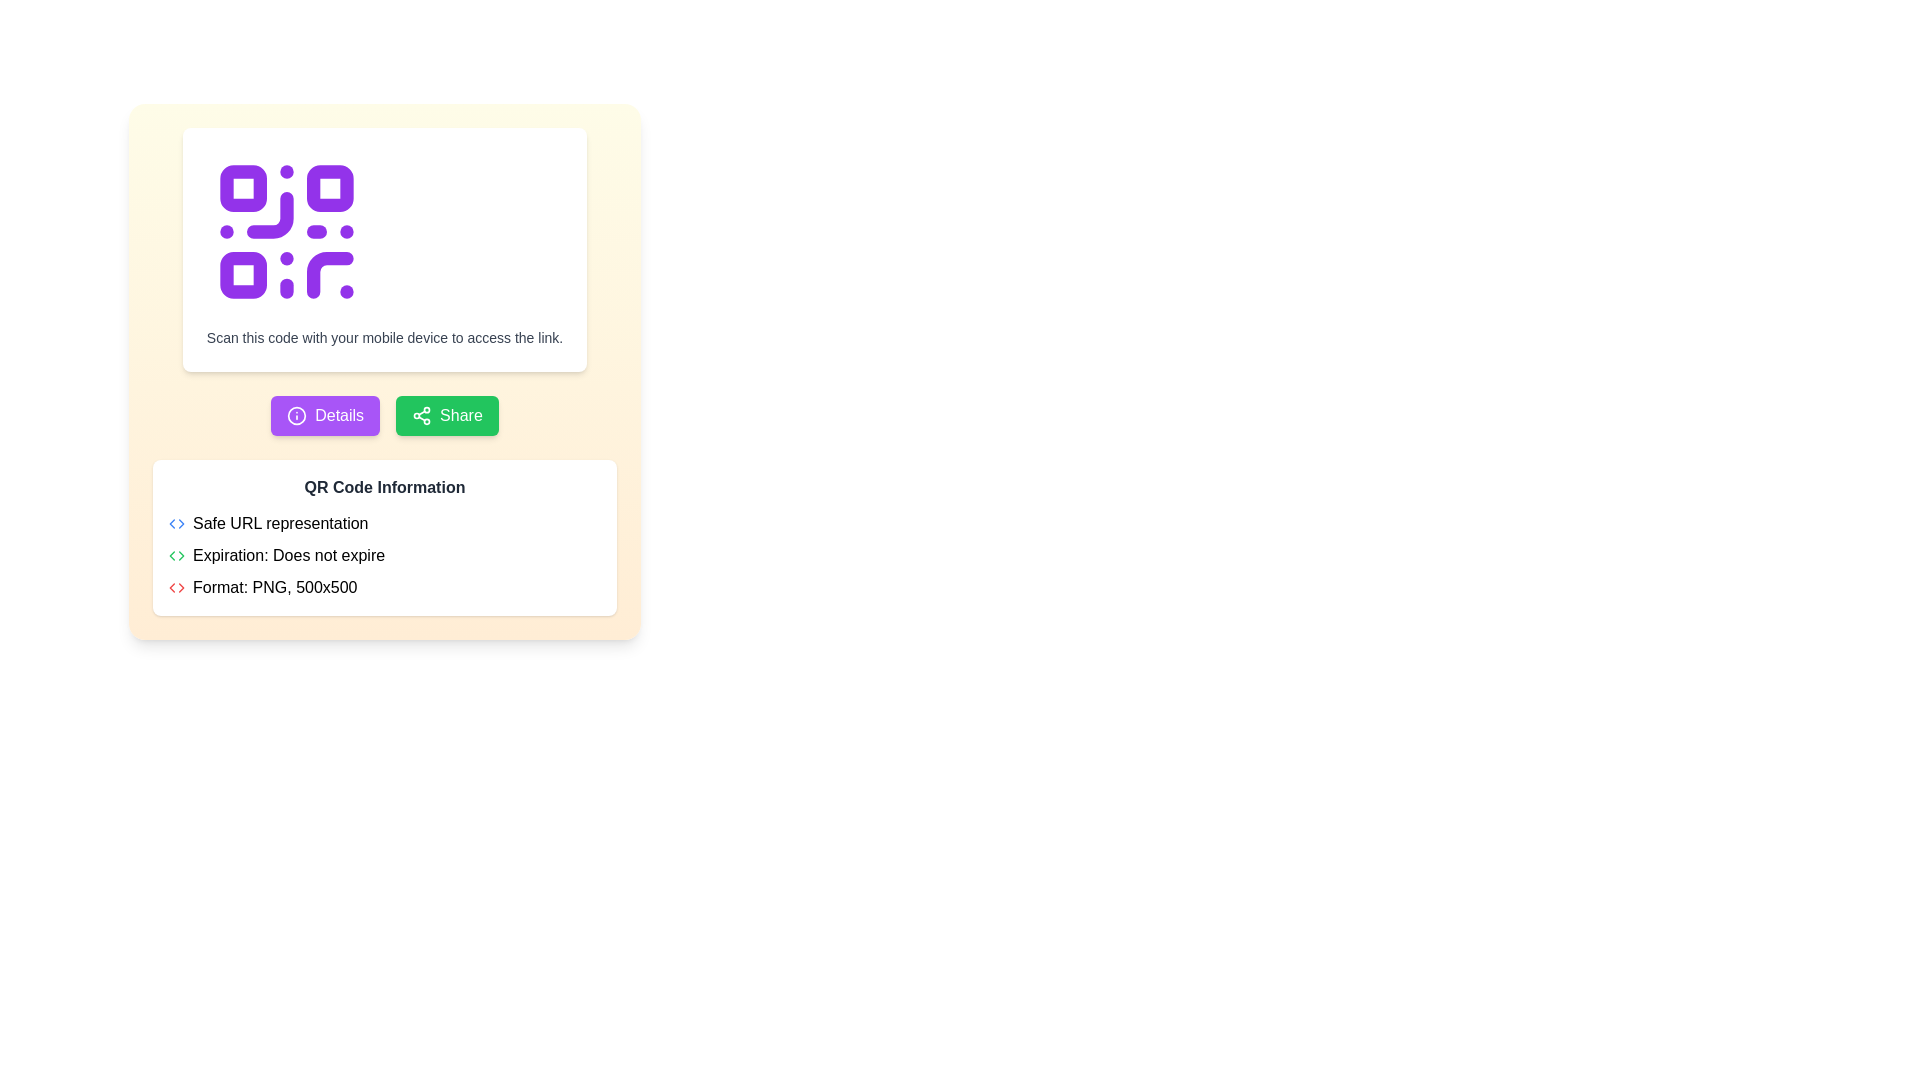 The height and width of the screenshot is (1080, 1920). Describe the element at coordinates (421, 415) in the screenshot. I see `the icon representing the share functionality located within the green 'Share' button` at that location.